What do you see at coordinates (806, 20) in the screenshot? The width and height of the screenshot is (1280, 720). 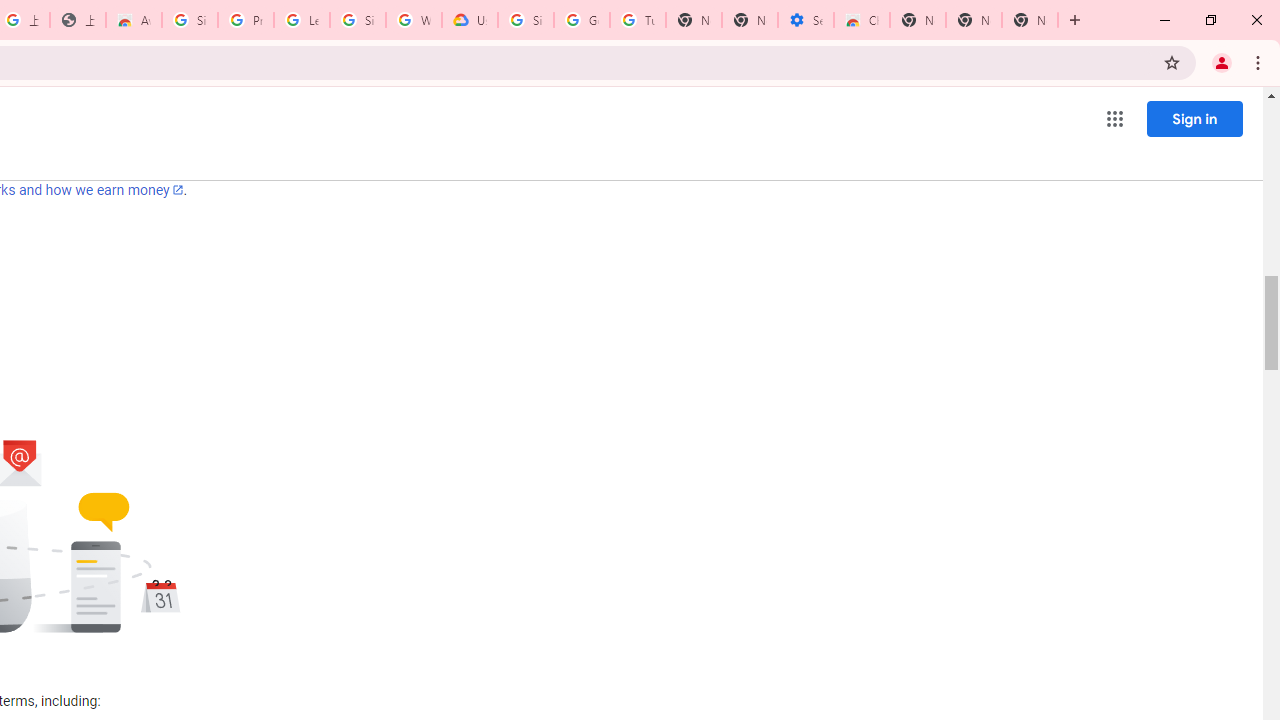 I see `'Settings - Accessibility'` at bounding box center [806, 20].